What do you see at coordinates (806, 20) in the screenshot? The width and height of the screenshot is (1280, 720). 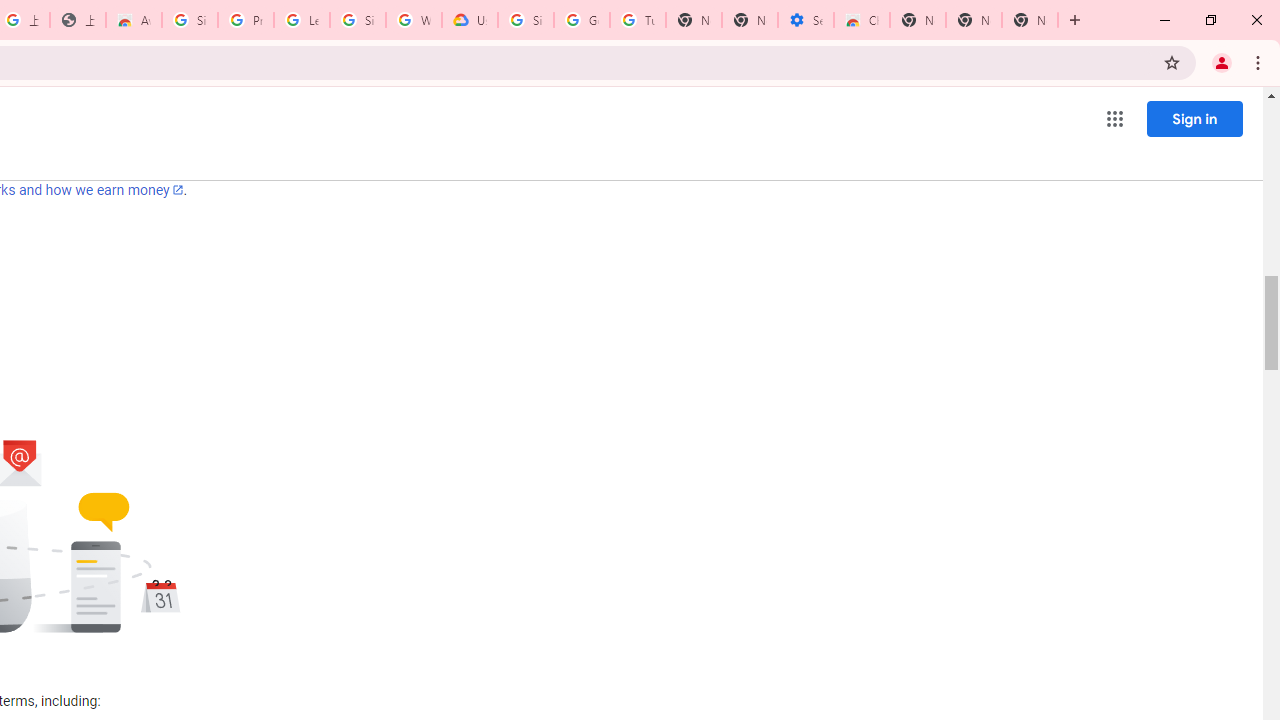 I see `'Settings - Accessibility'` at bounding box center [806, 20].